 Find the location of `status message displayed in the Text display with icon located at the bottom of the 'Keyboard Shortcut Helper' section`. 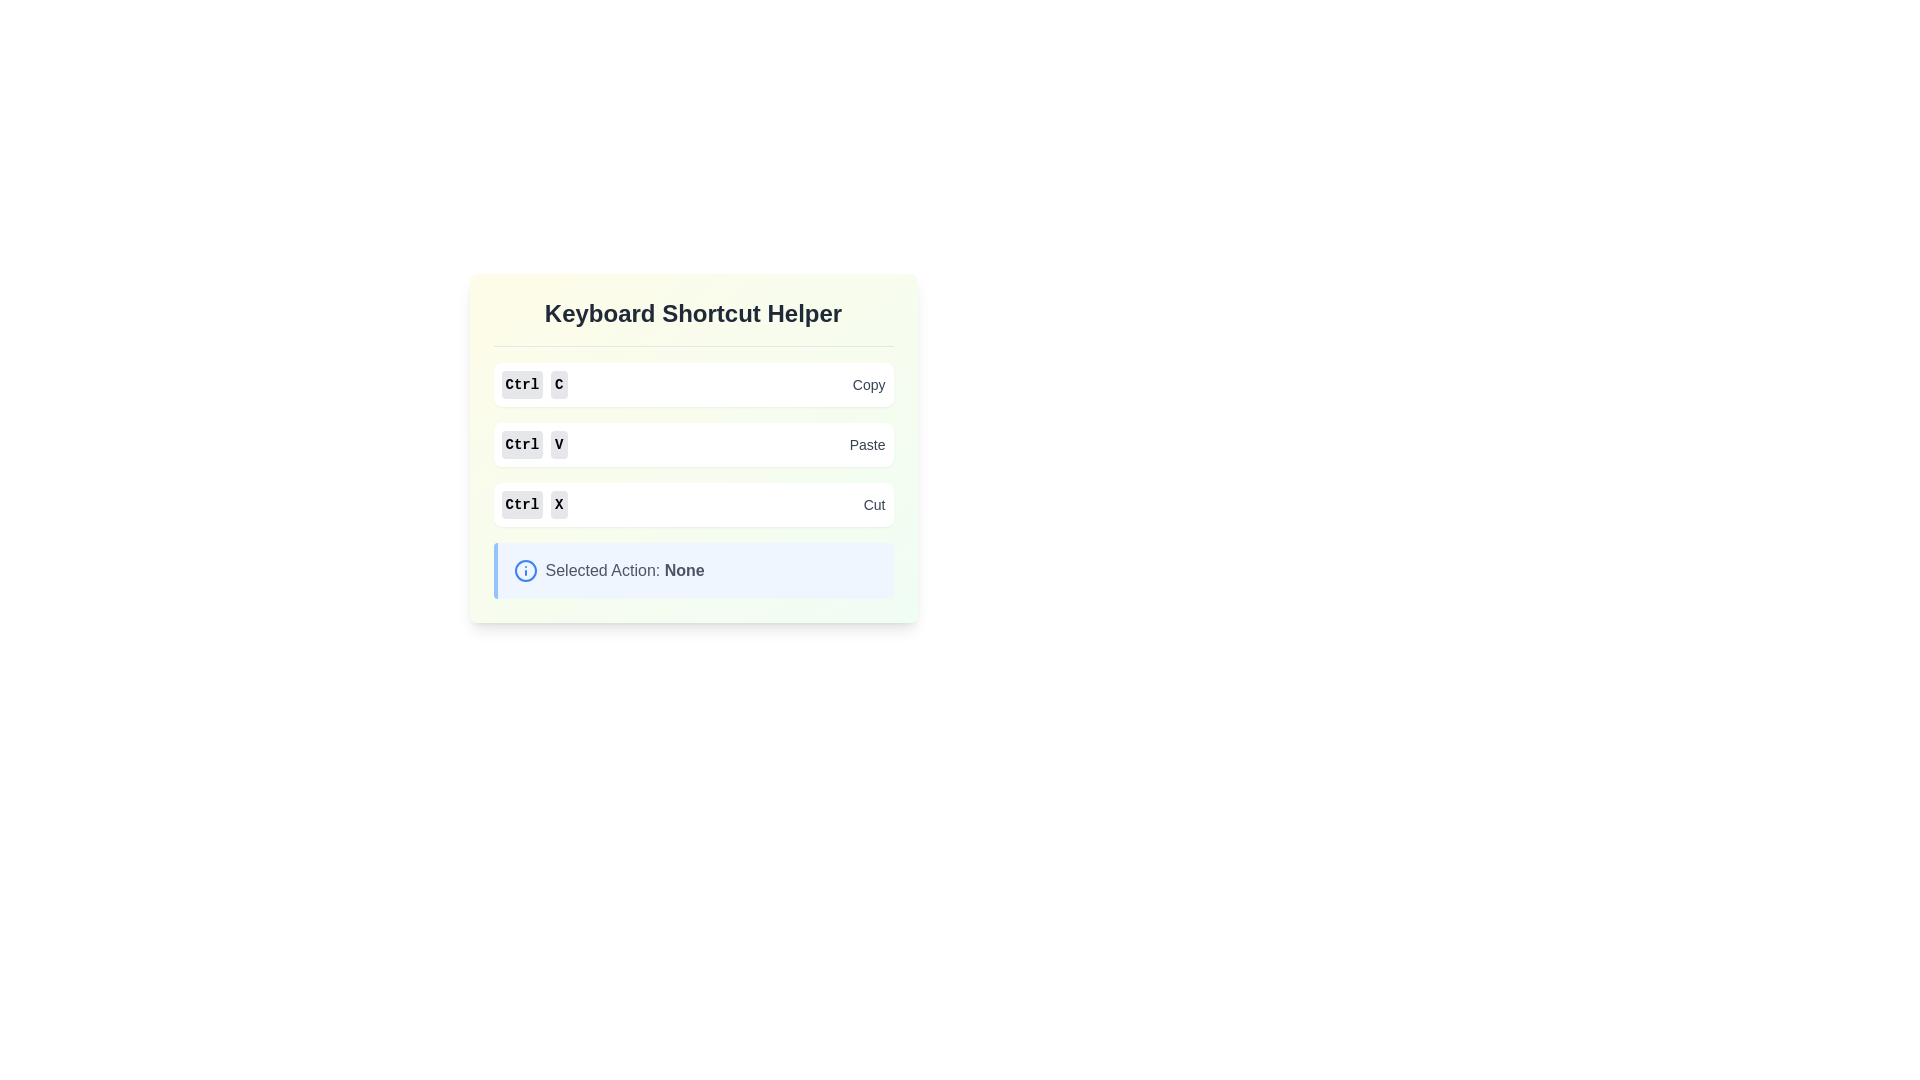

status message displayed in the Text display with icon located at the bottom of the 'Keyboard Shortcut Helper' section is located at coordinates (693, 570).